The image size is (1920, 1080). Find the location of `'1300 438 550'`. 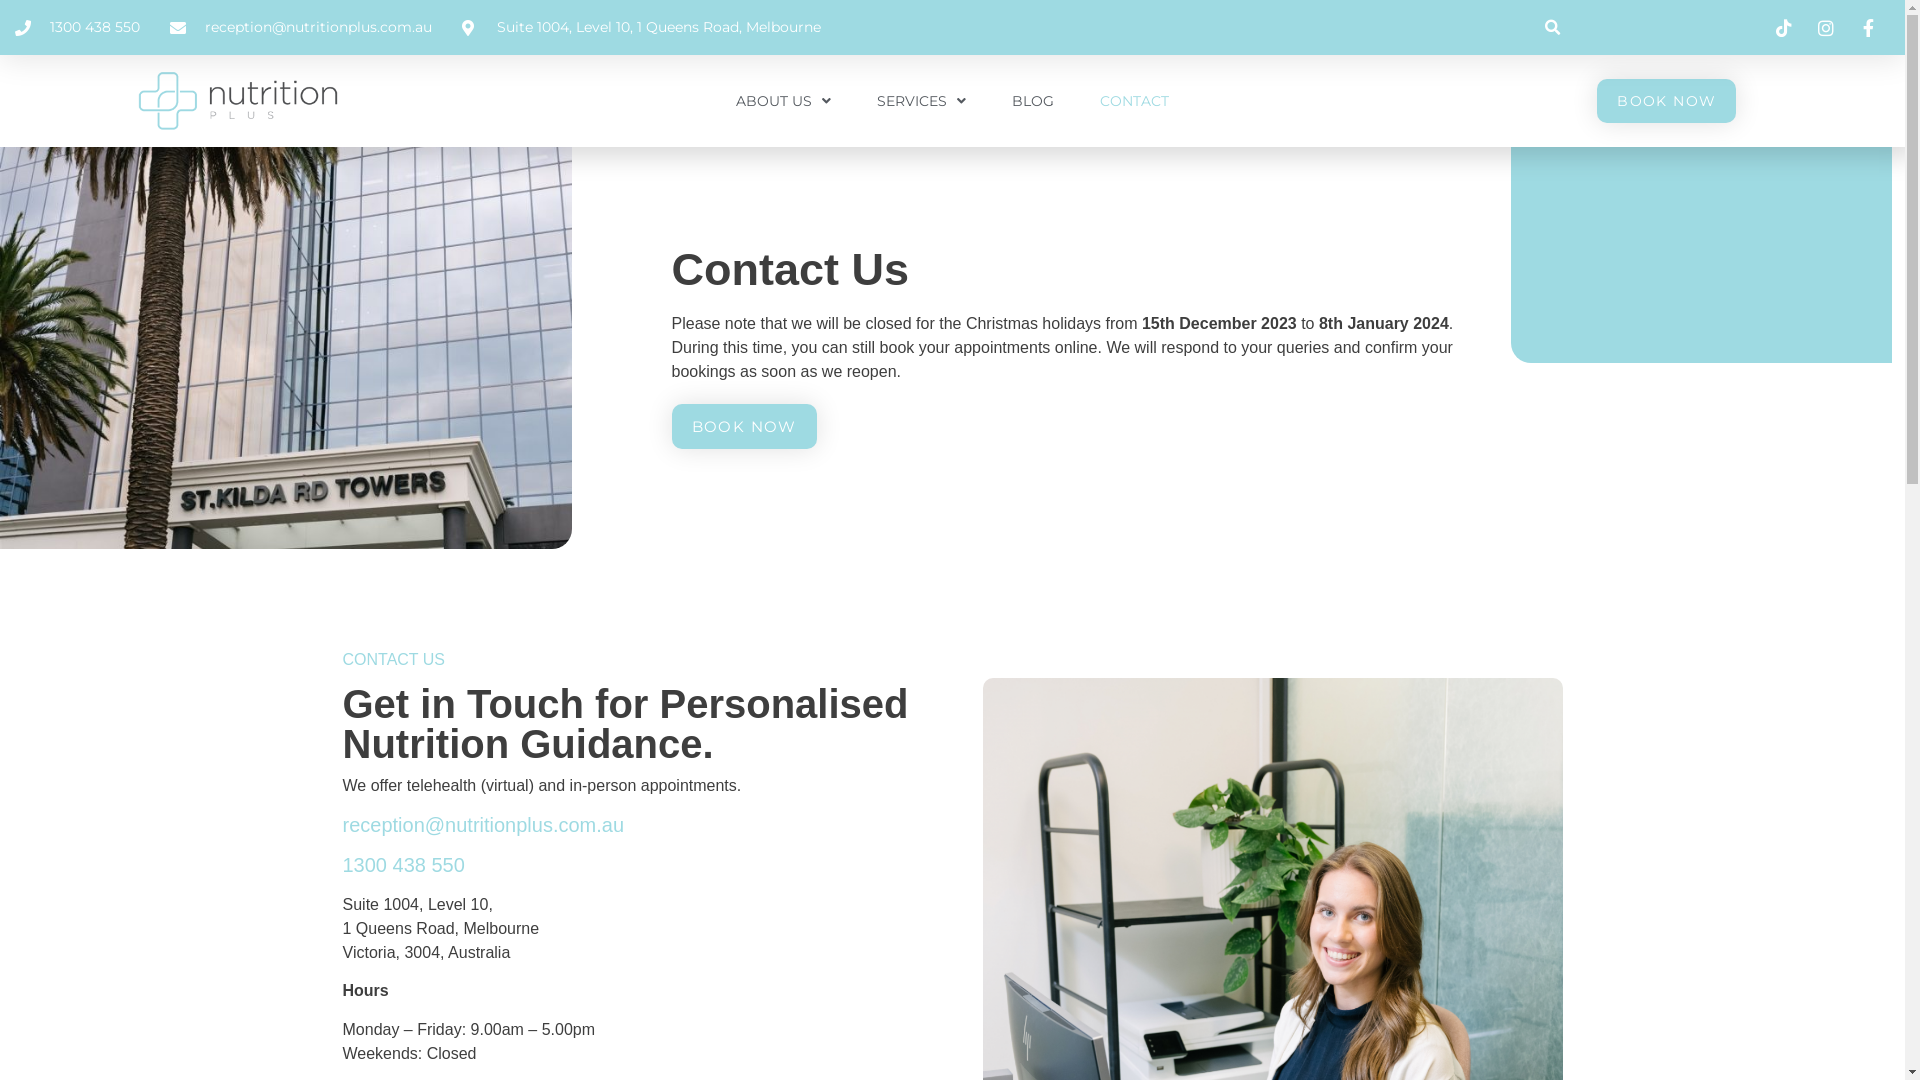

'1300 438 550' is located at coordinates (402, 863).